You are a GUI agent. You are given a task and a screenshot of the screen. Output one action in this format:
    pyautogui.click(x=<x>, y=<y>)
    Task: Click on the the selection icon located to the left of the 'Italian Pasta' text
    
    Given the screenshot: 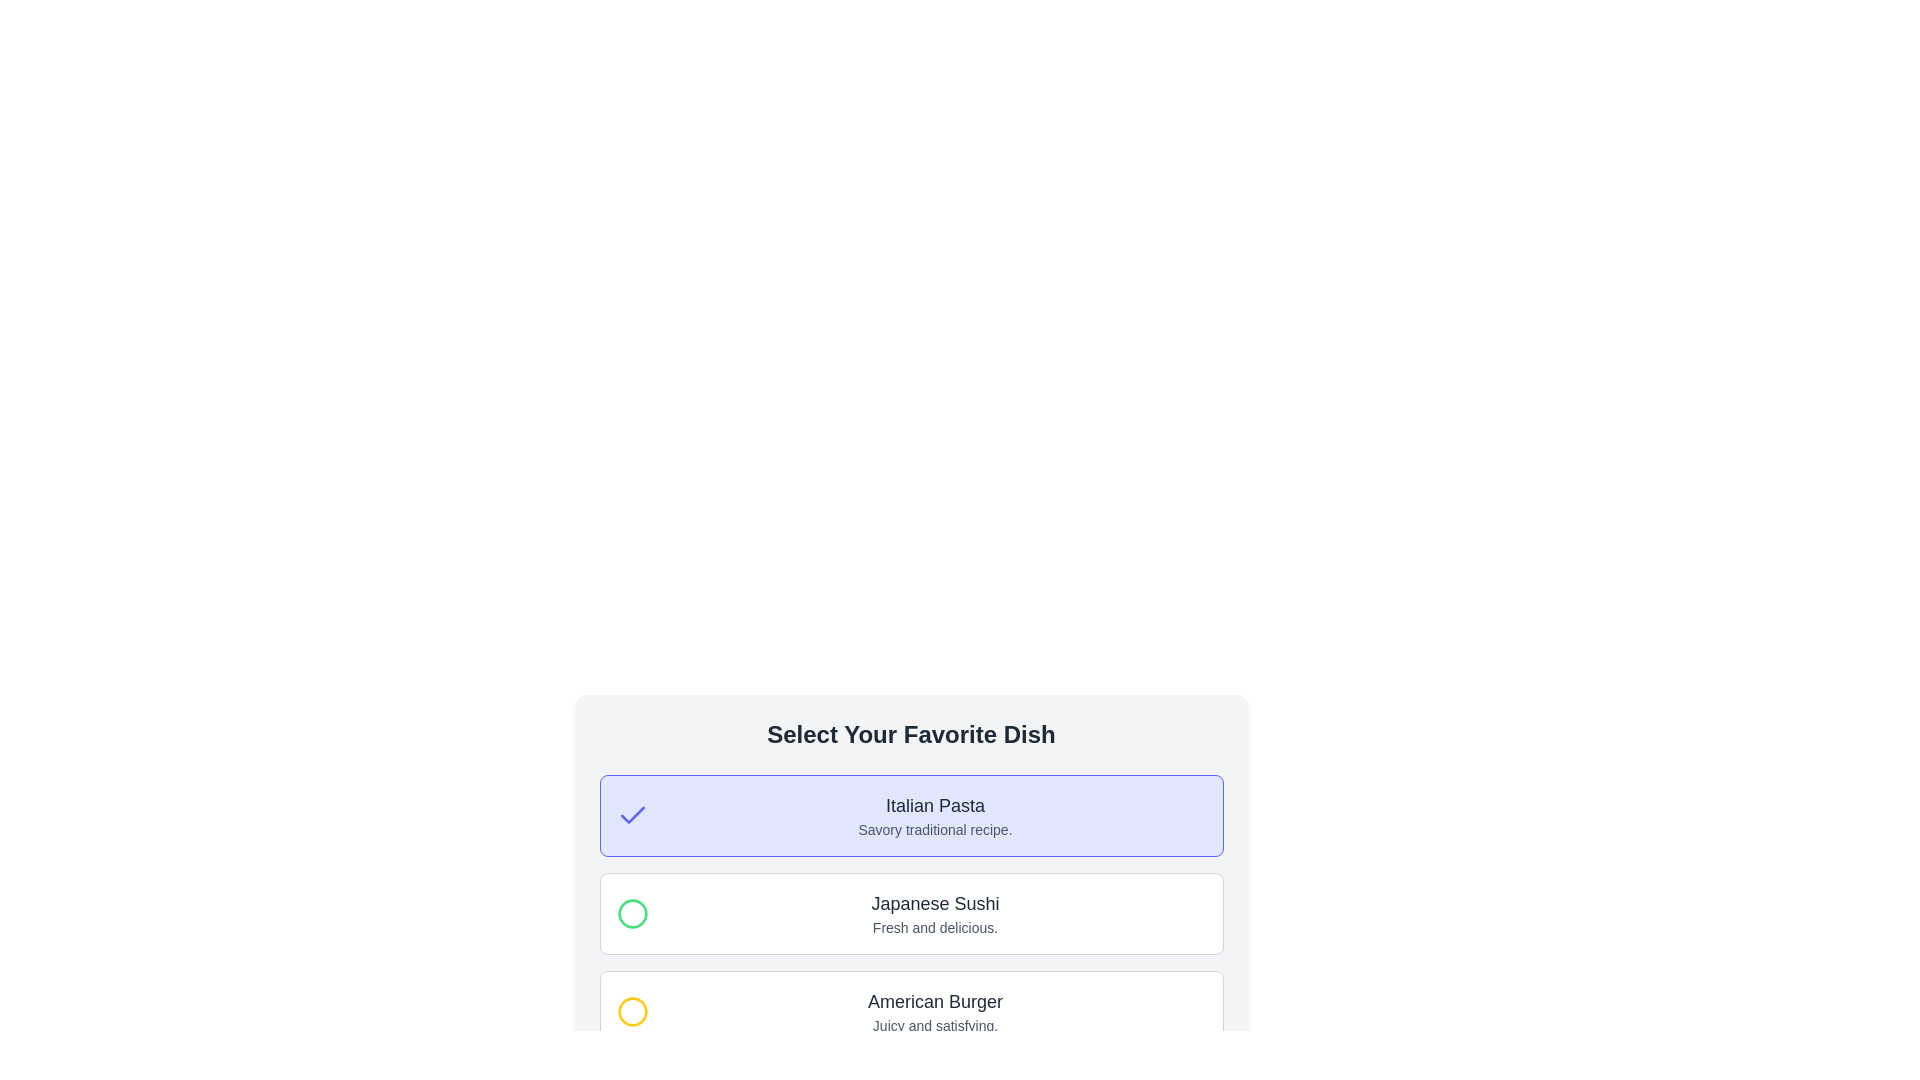 What is the action you would take?
    pyautogui.click(x=631, y=816)
    